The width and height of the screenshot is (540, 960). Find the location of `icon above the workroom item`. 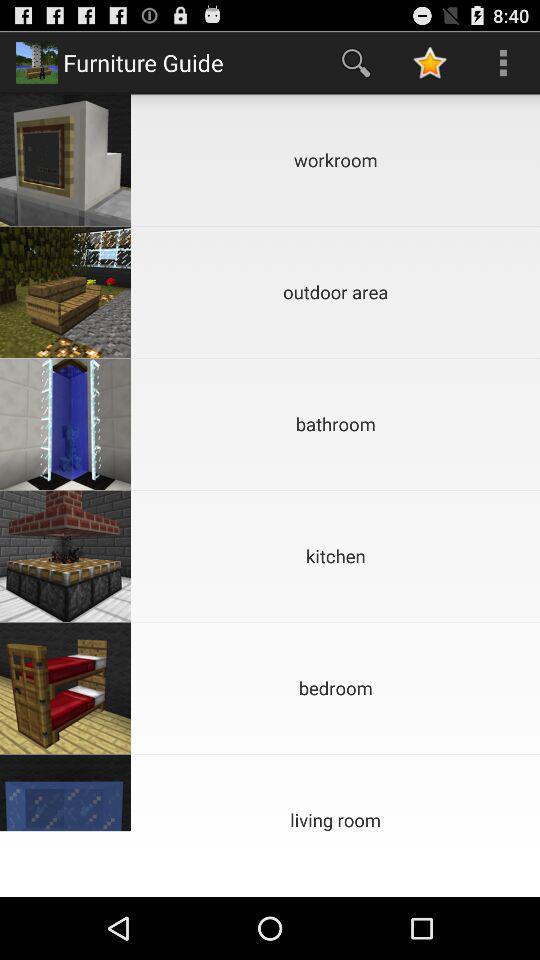

icon above the workroom item is located at coordinates (428, 62).